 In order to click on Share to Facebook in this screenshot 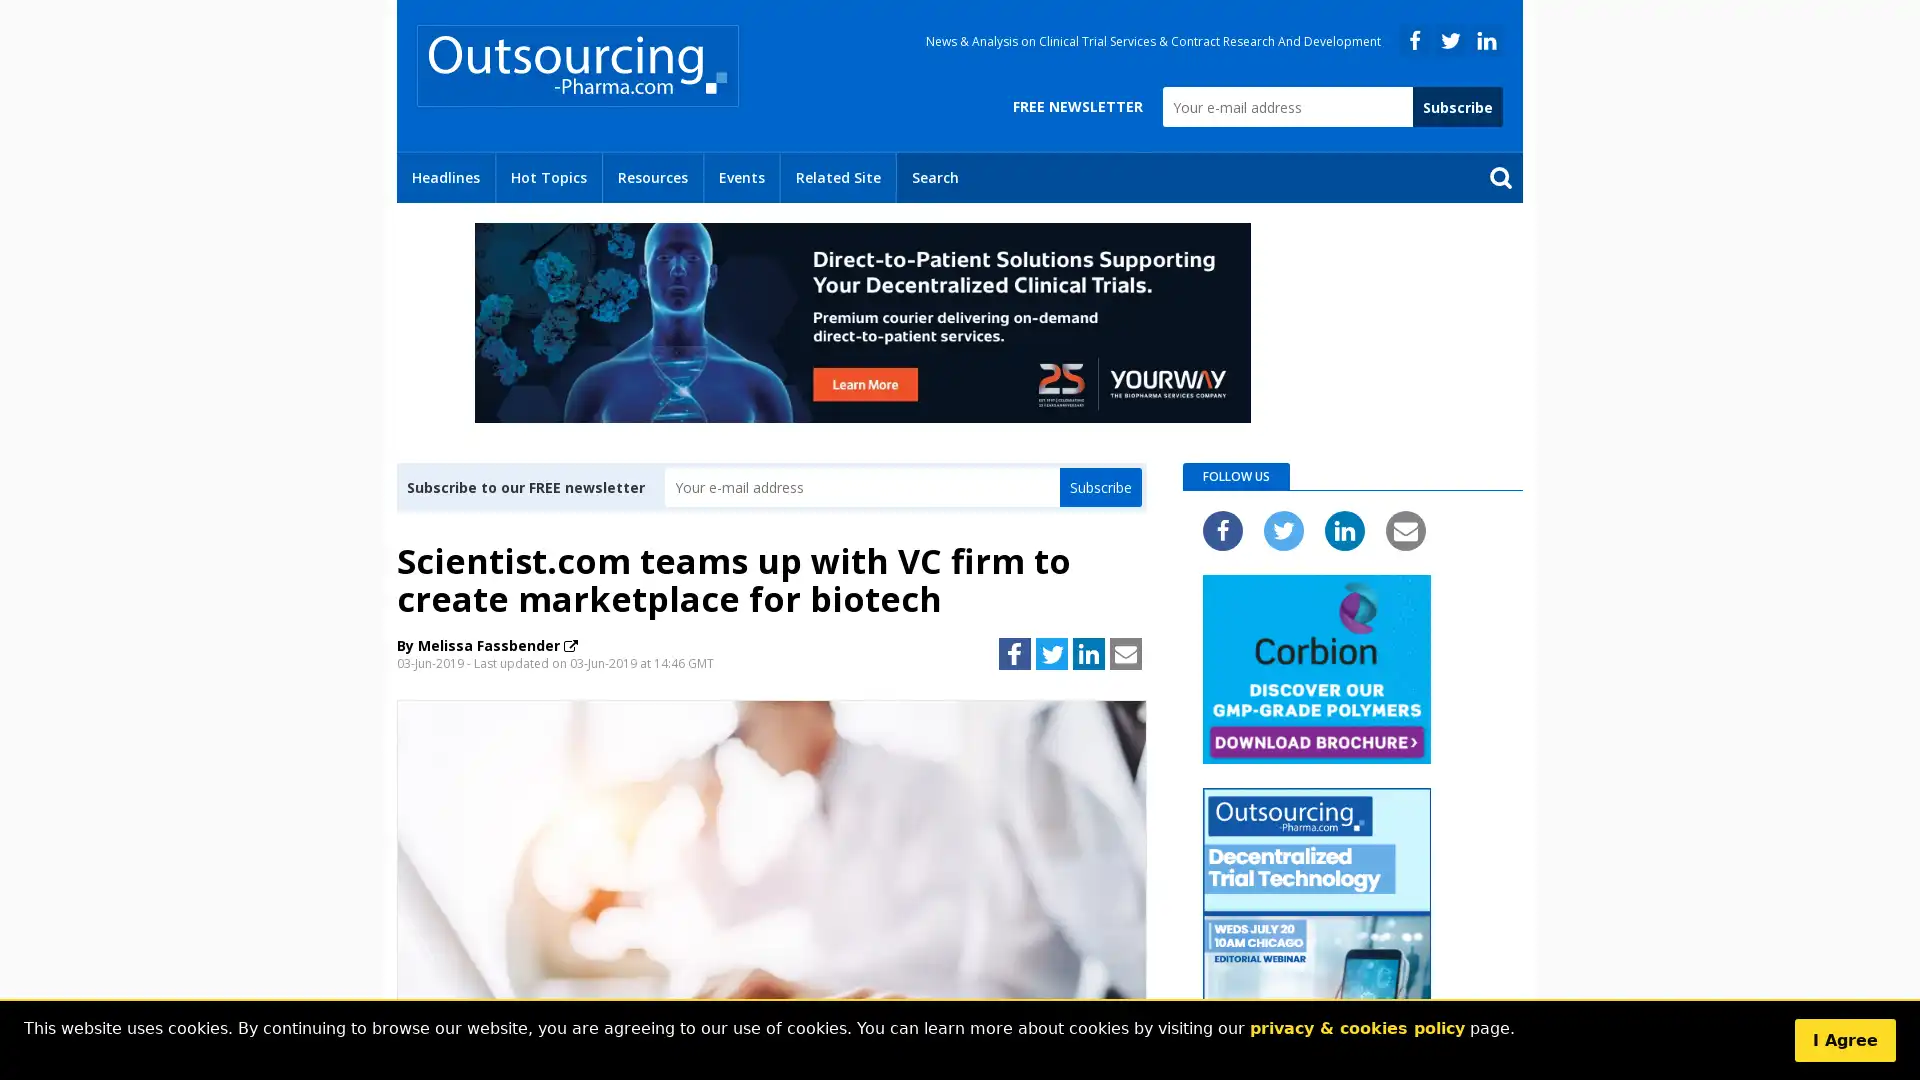, I will do `click(1014, 652)`.